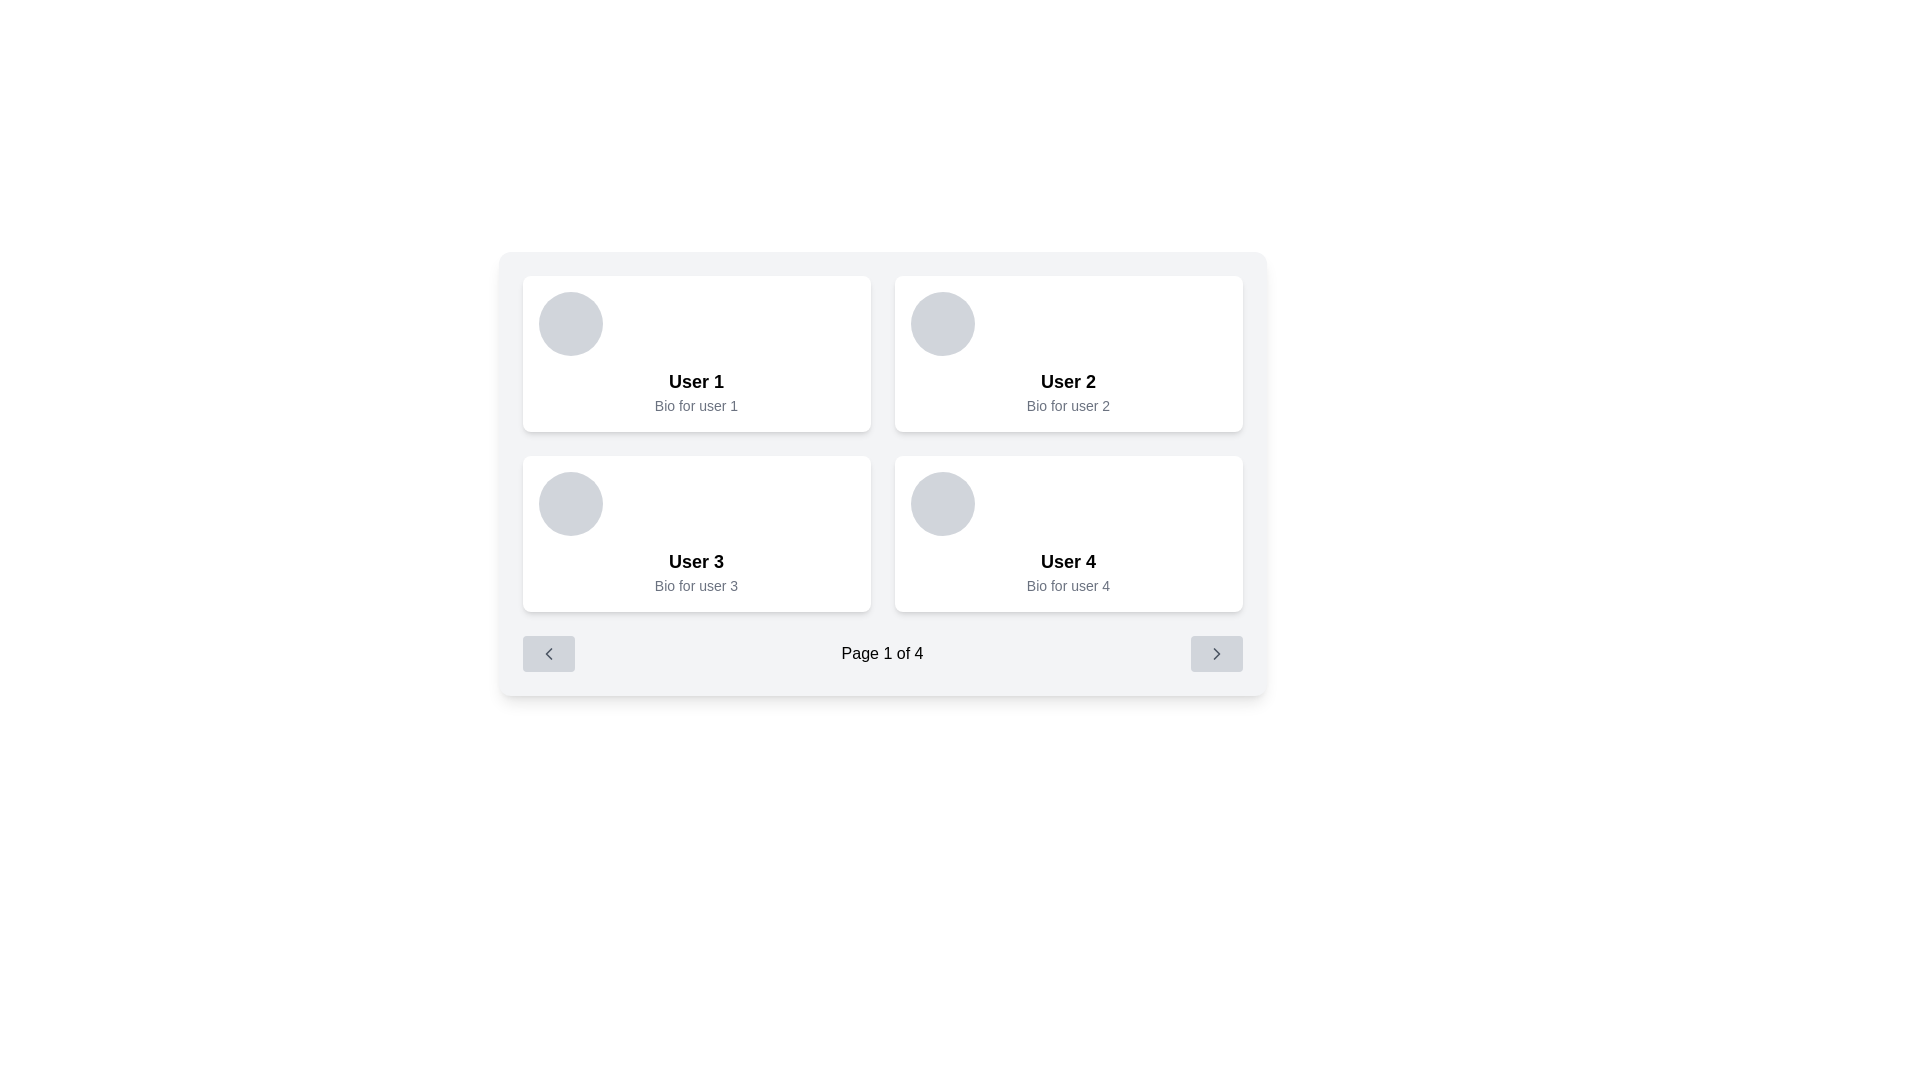  What do you see at coordinates (548, 654) in the screenshot?
I see `the gray button with a left-pointing chevron icon` at bounding box center [548, 654].